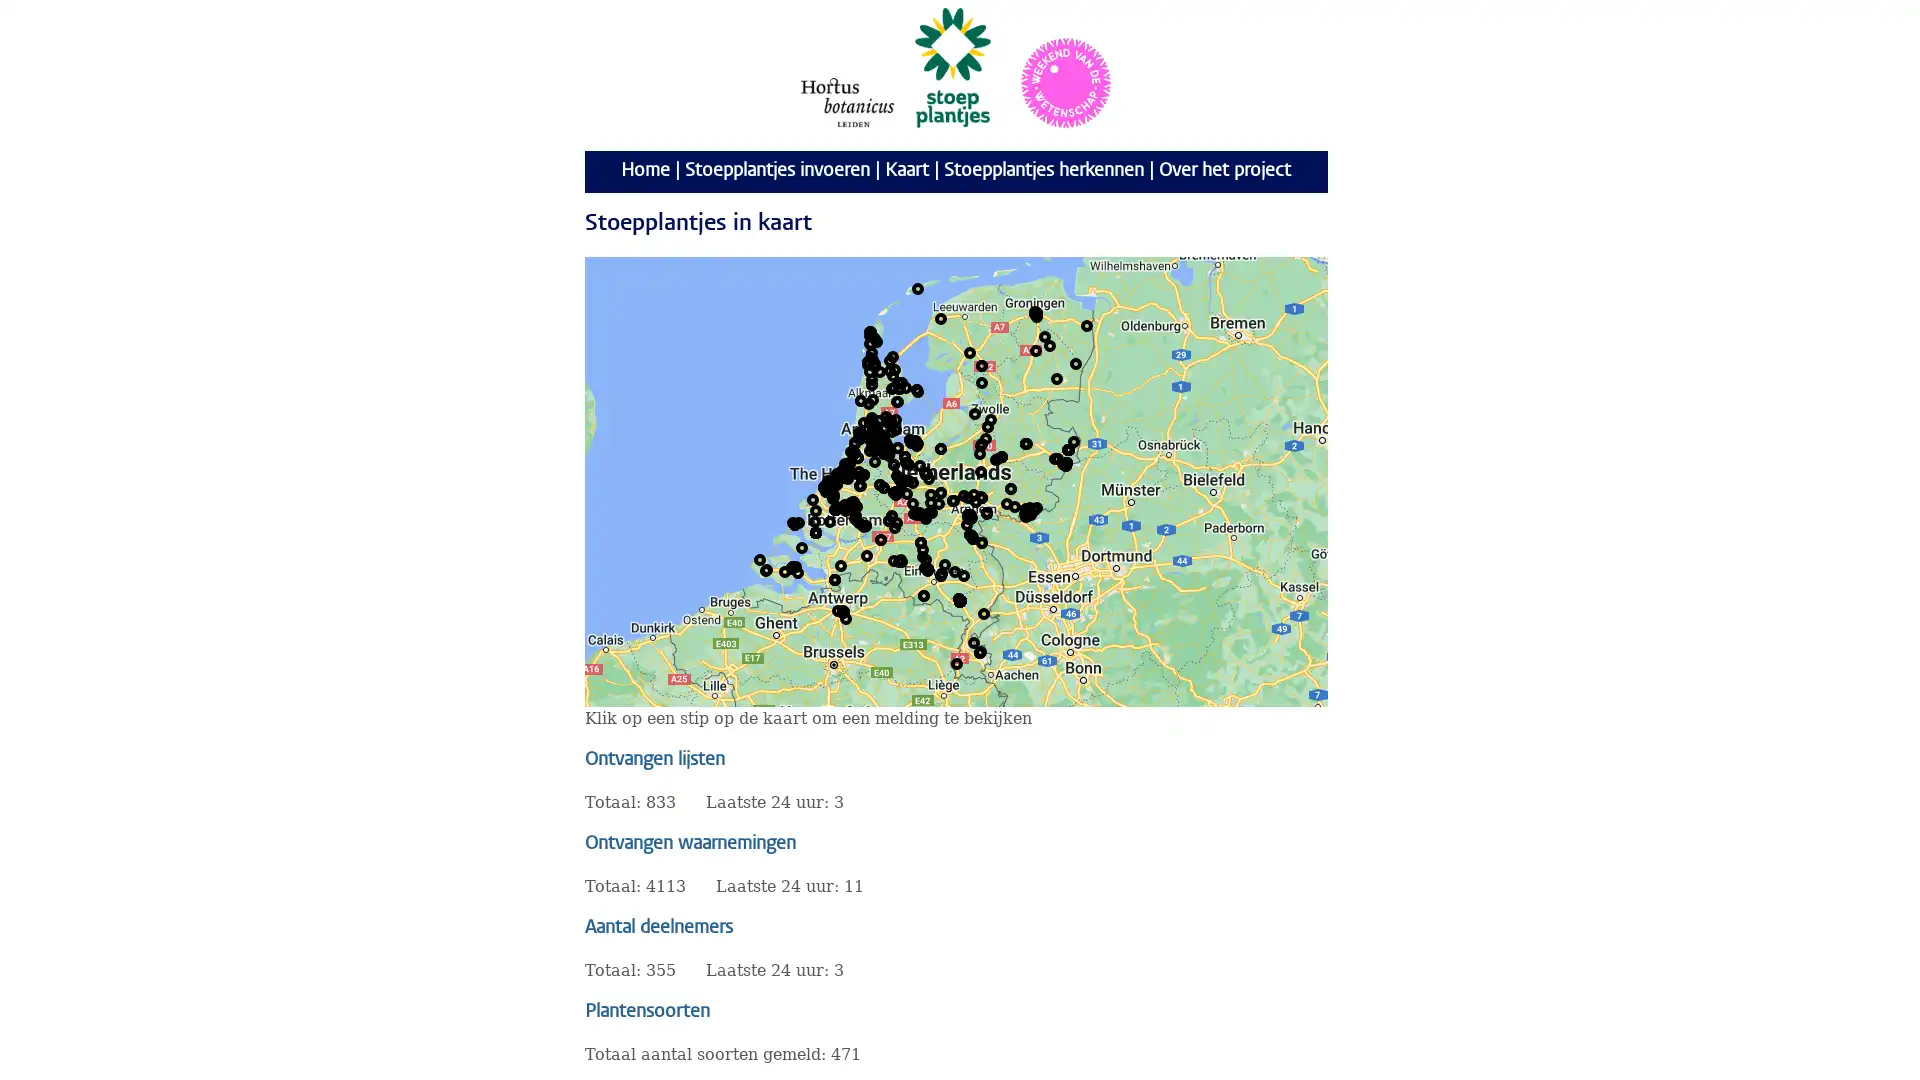 The width and height of the screenshot is (1920, 1080). What do you see at coordinates (881, 446) in the screenshot?
I see `Telling van op 09 maart 2022` at bounding box center [881, 446].